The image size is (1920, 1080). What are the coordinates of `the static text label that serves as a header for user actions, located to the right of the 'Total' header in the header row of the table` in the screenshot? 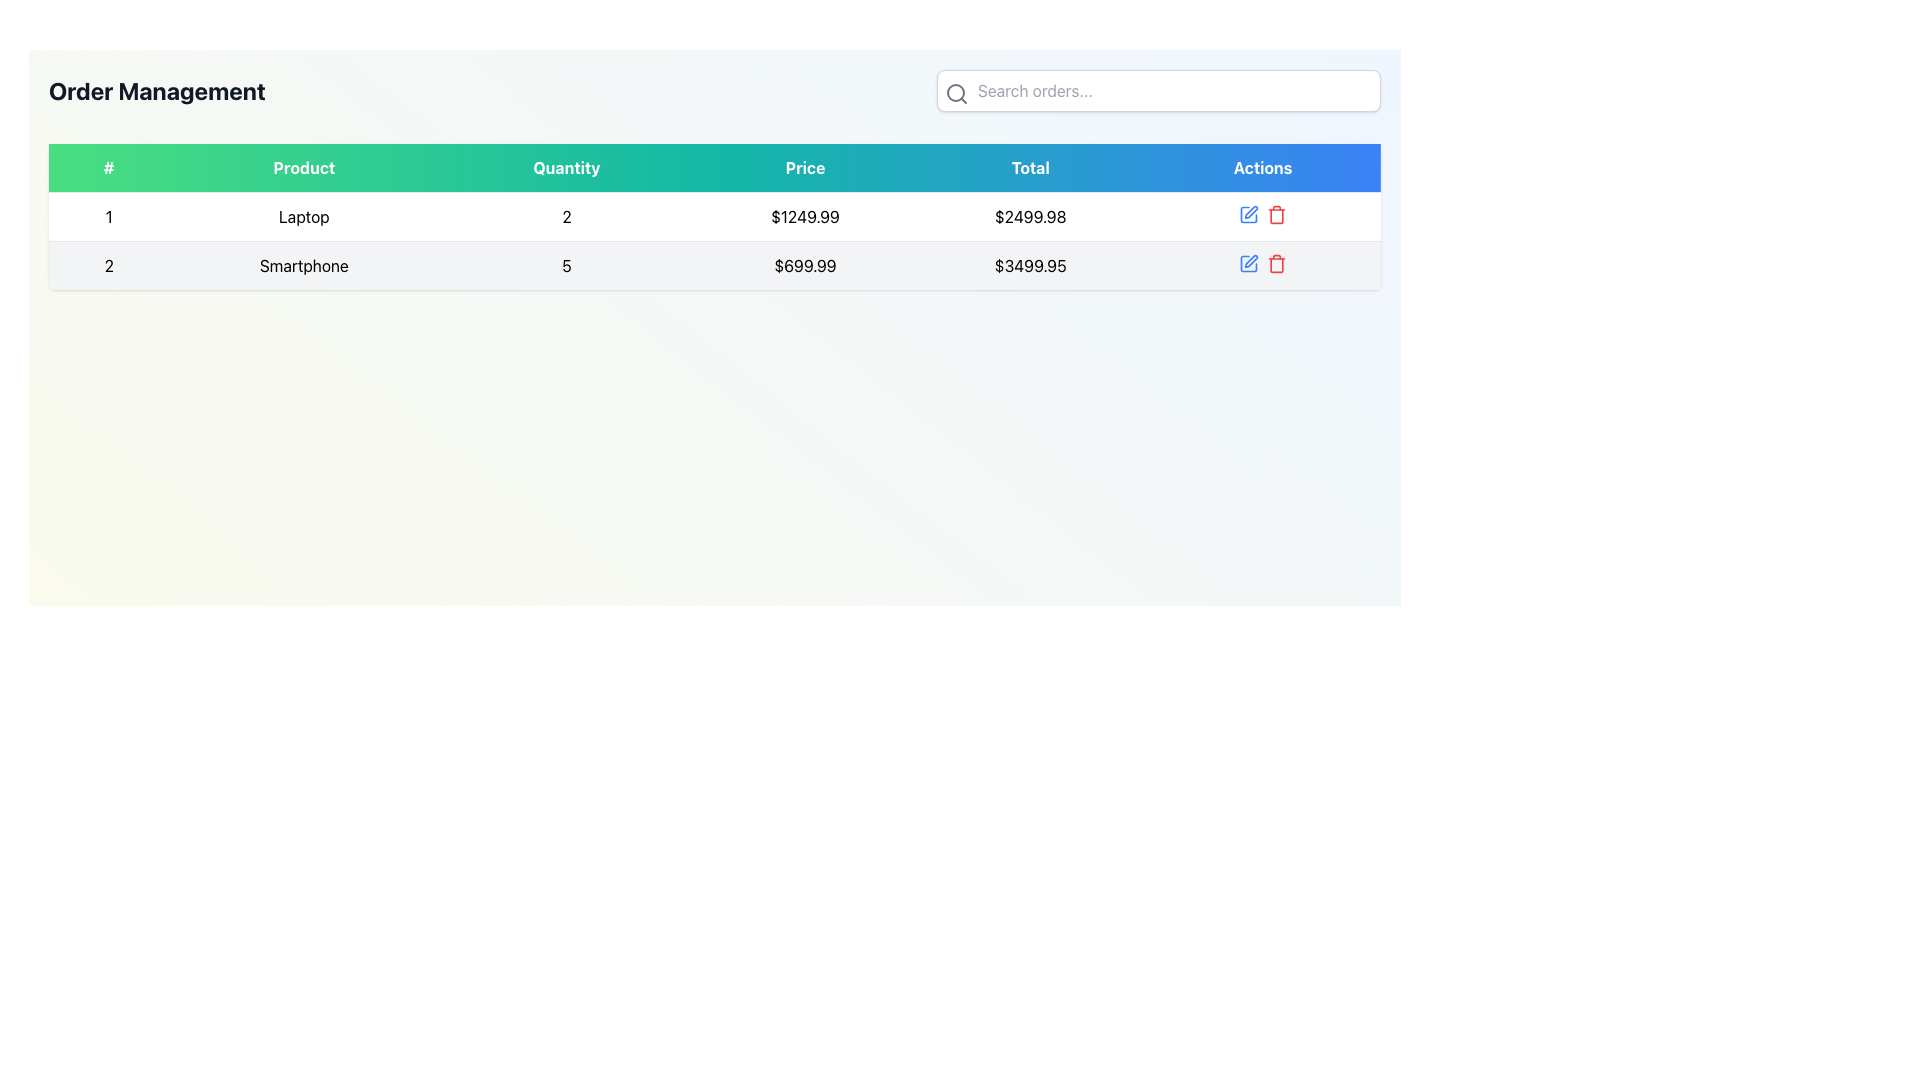 It's located at (1262, 167).